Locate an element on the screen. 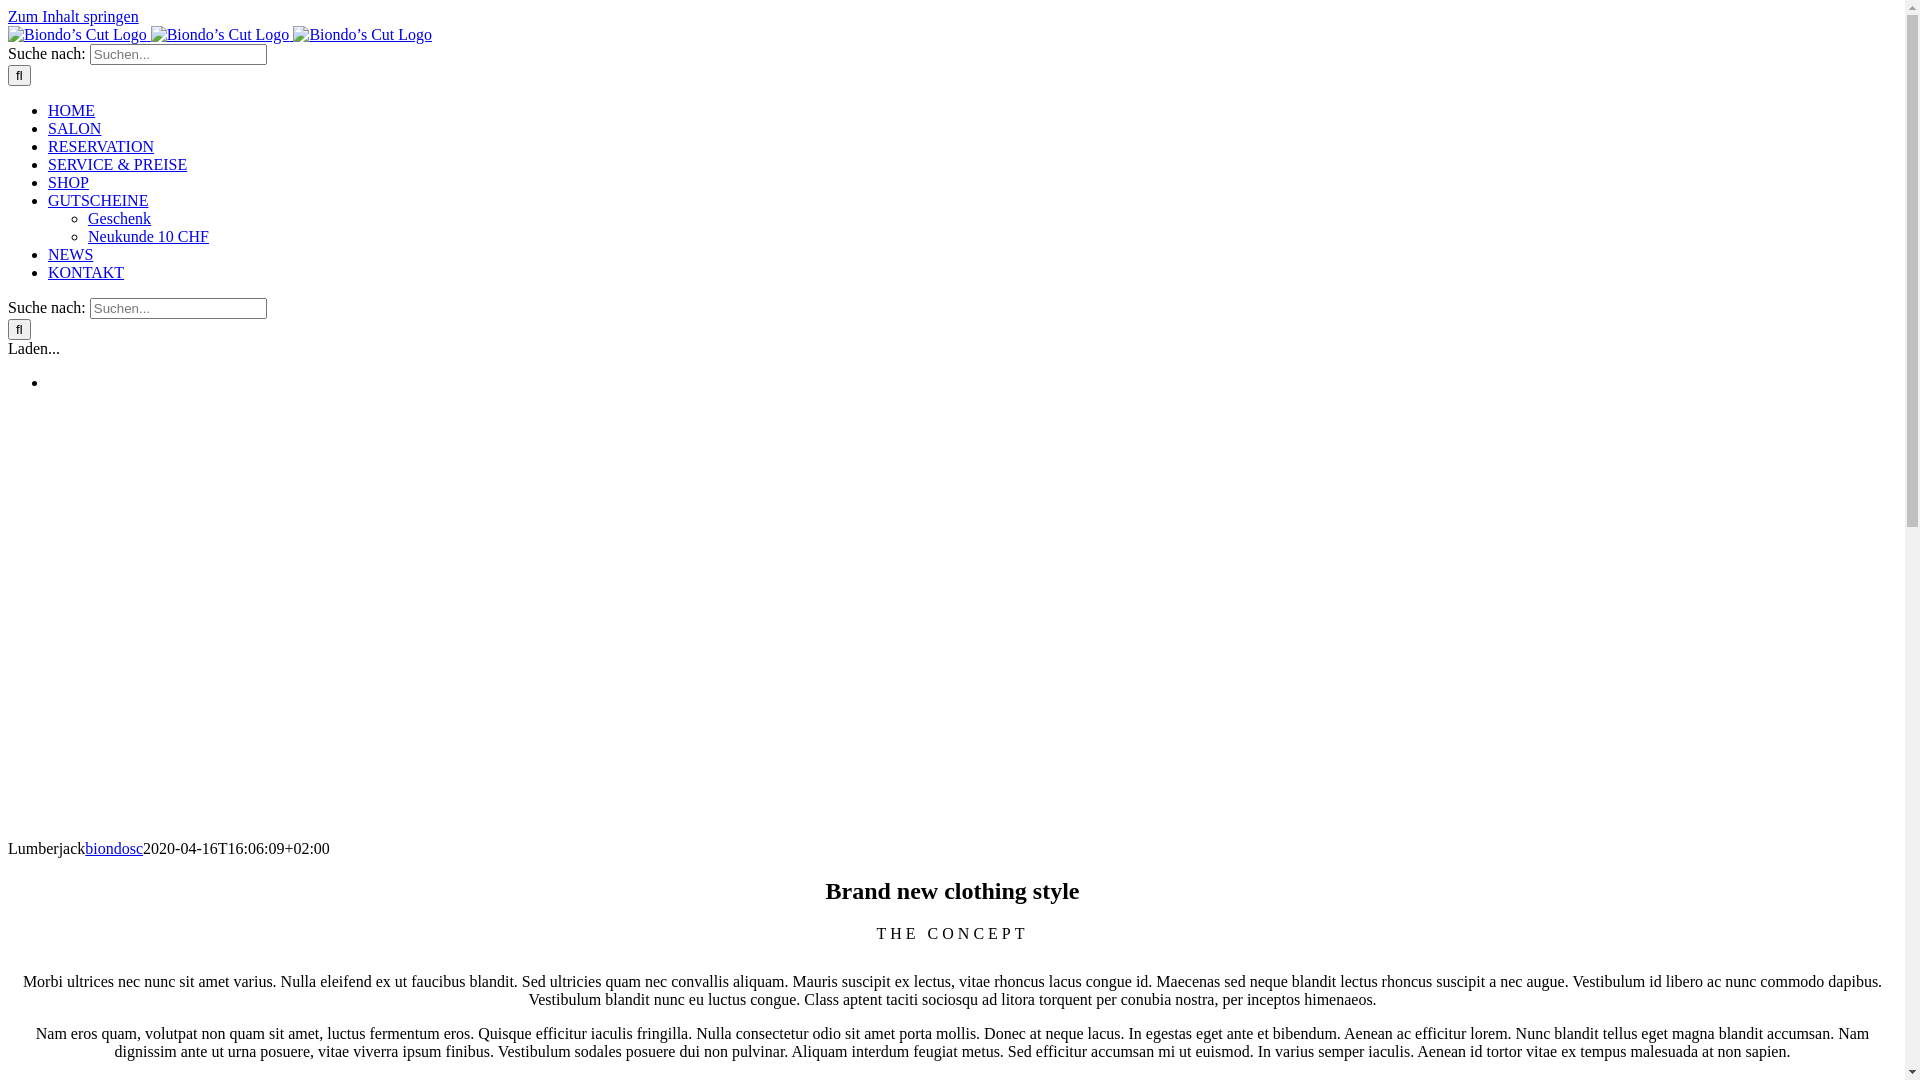  'KONTAKT' is located at coordinates (48, 272).